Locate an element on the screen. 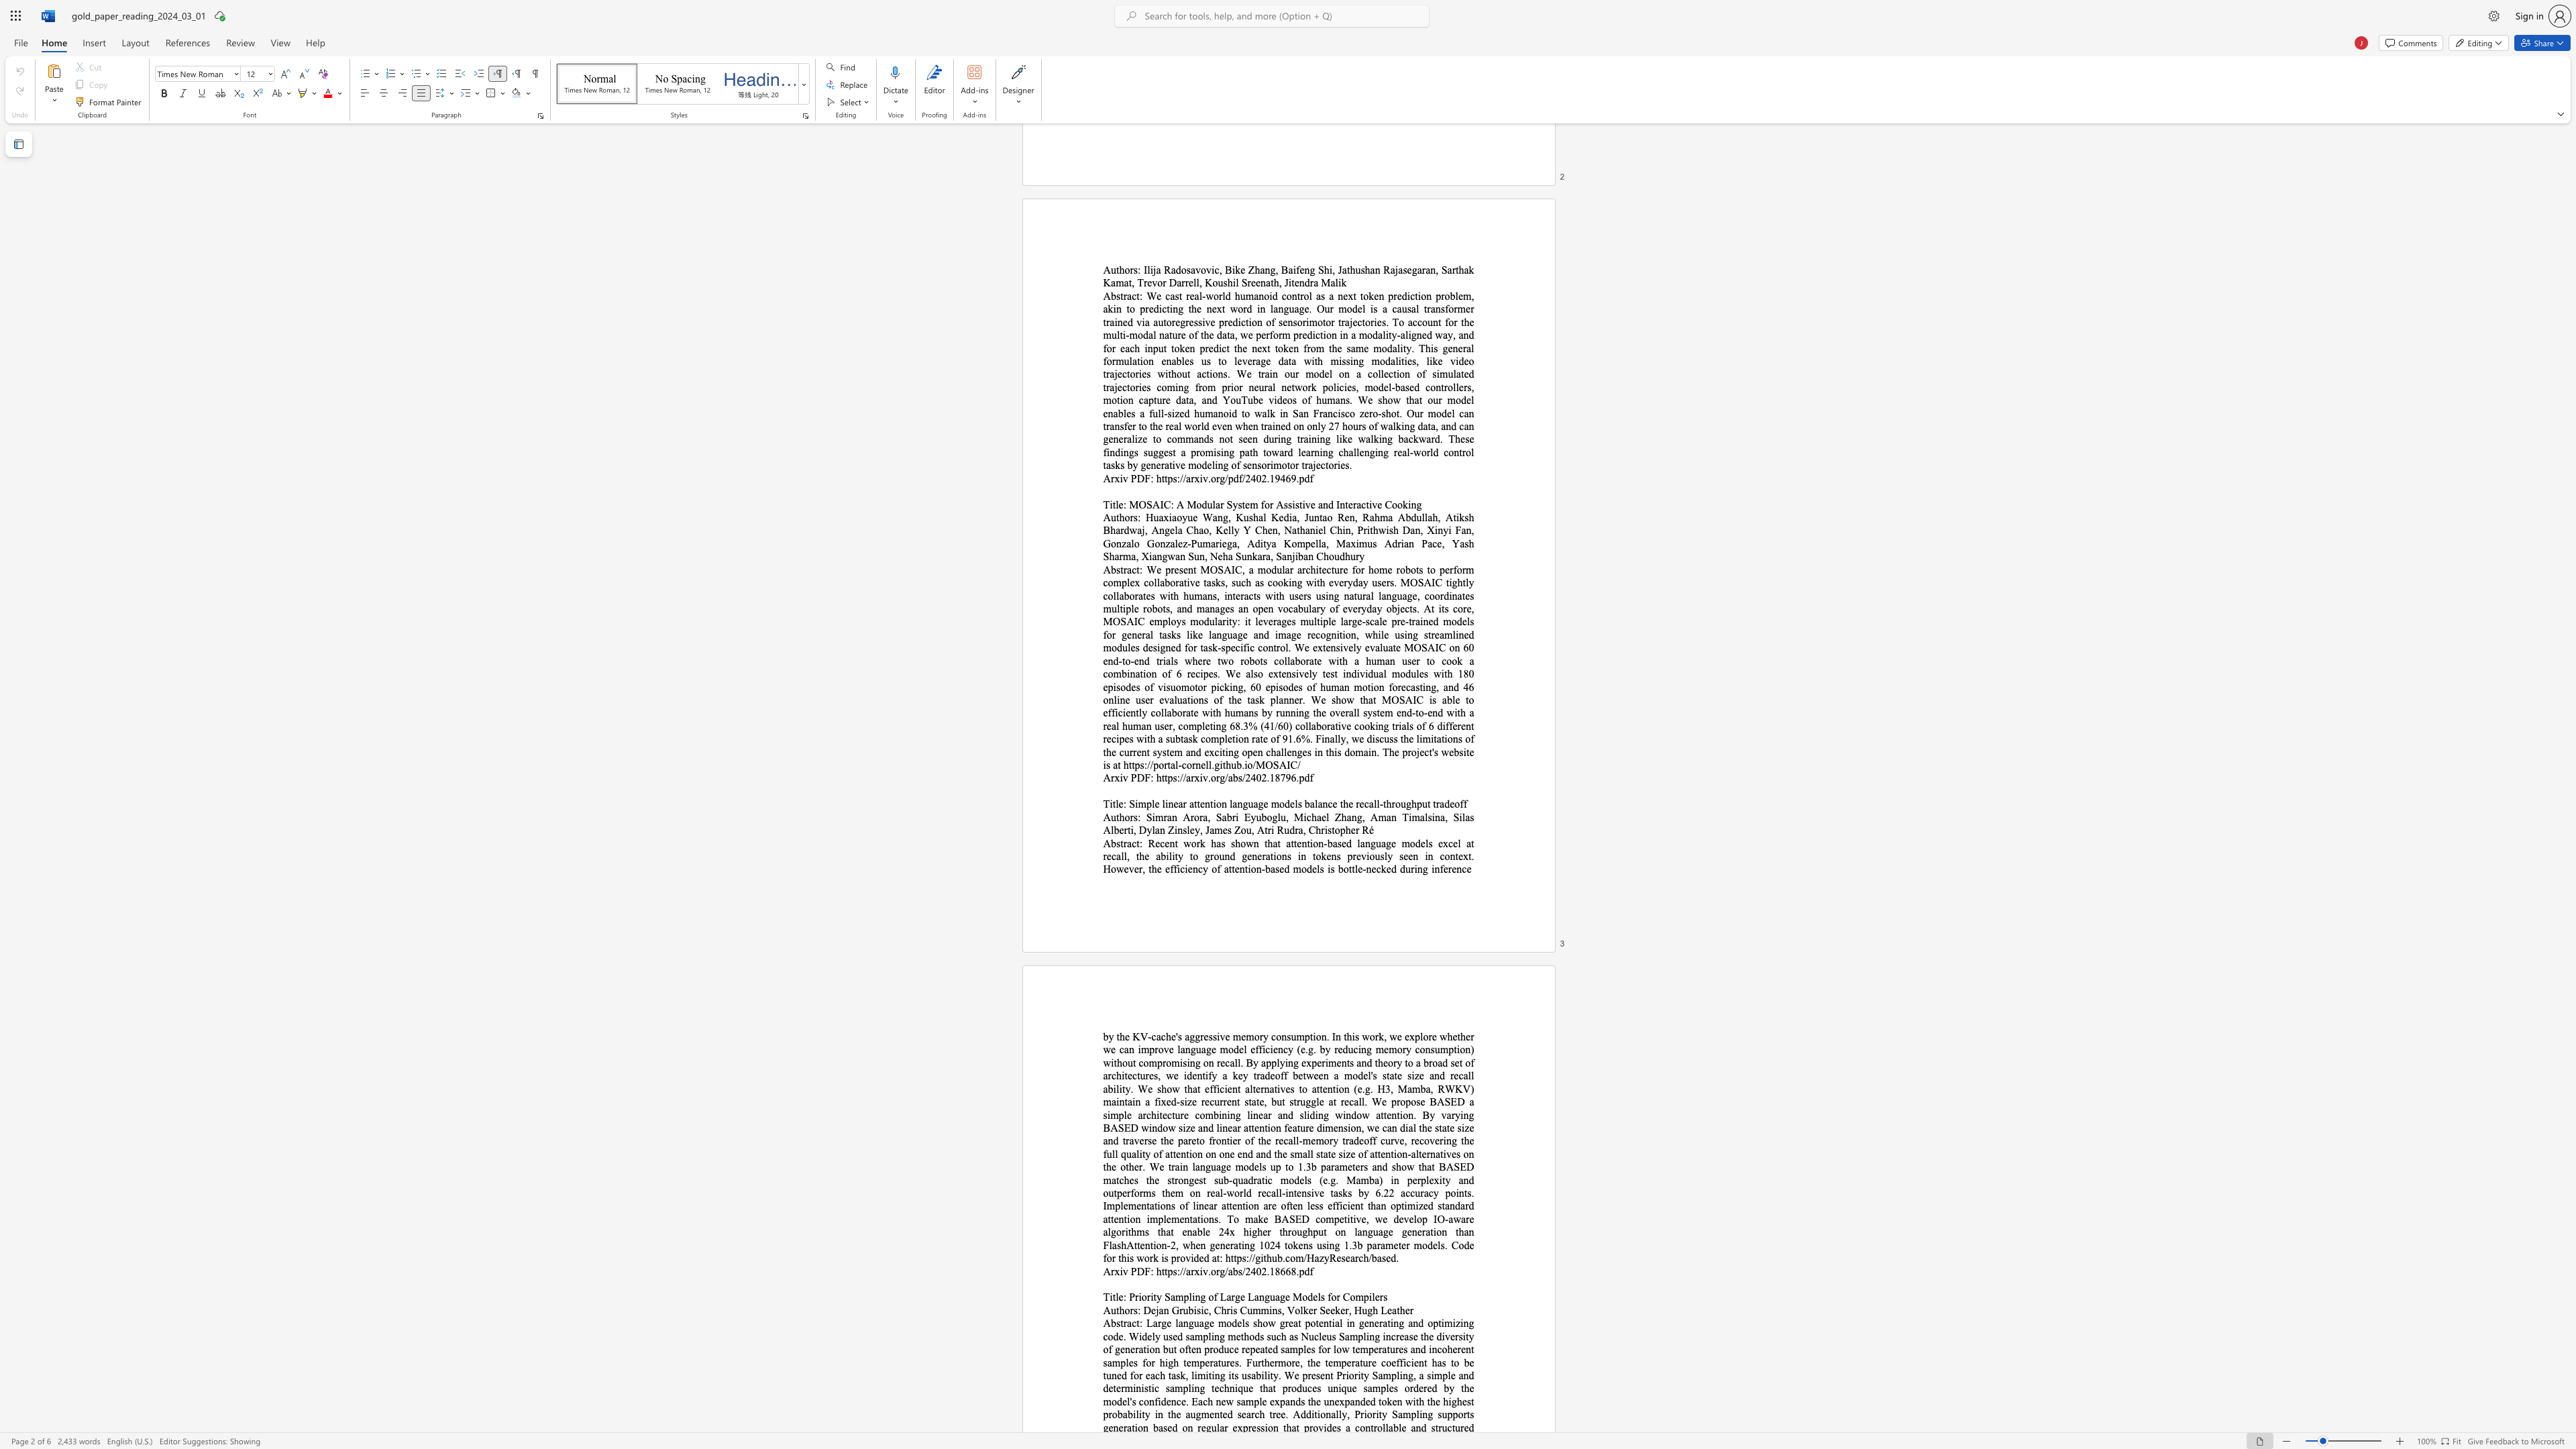 The width and height of the screenshot is (2576, 1449). the subset text "rac" within the text "Abstract:" is located at coordinates (1123, 1322).